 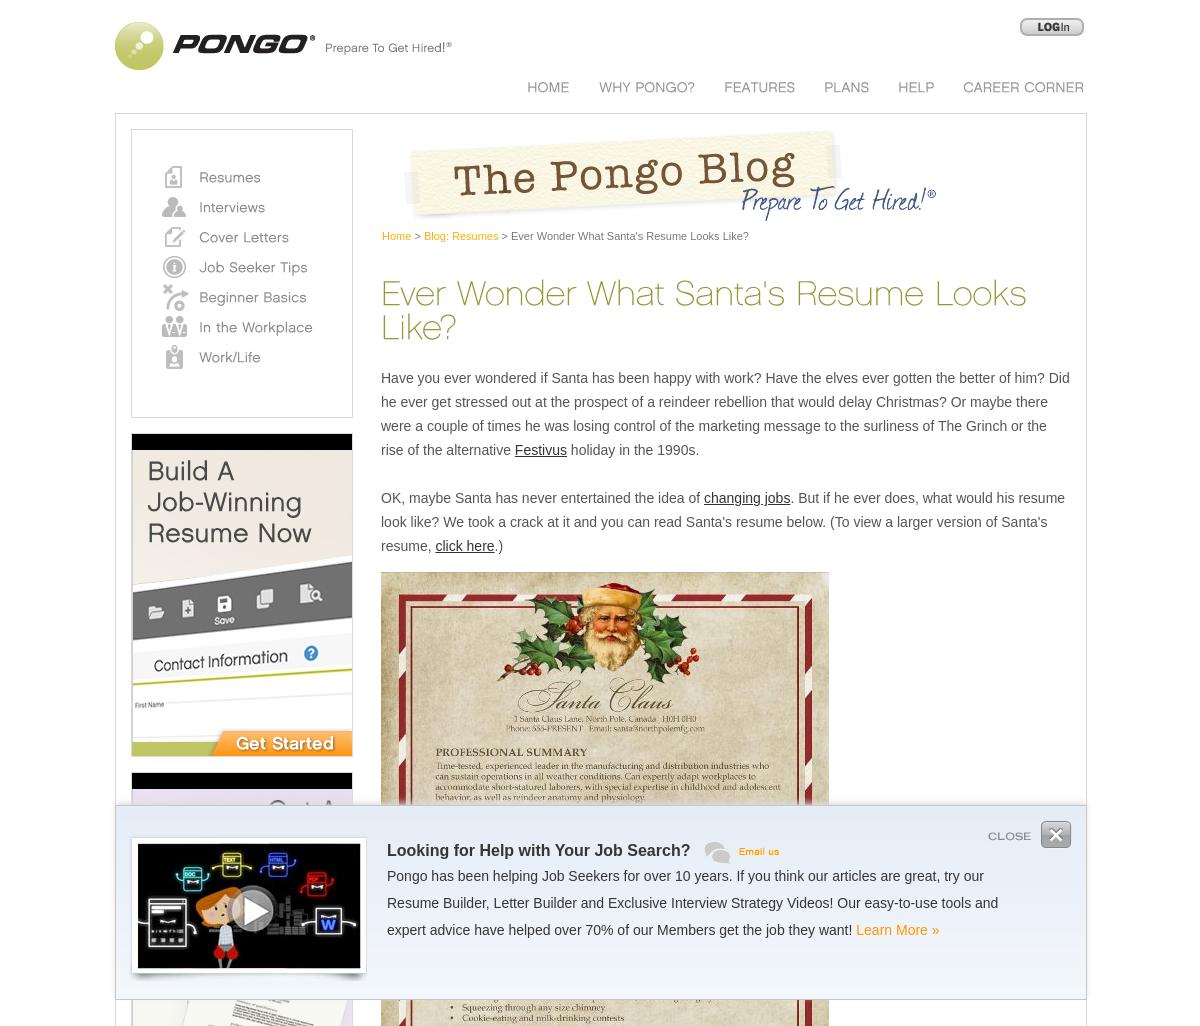 I want to click on 'holiday in the 1990s.', so click(x=632, y=450).